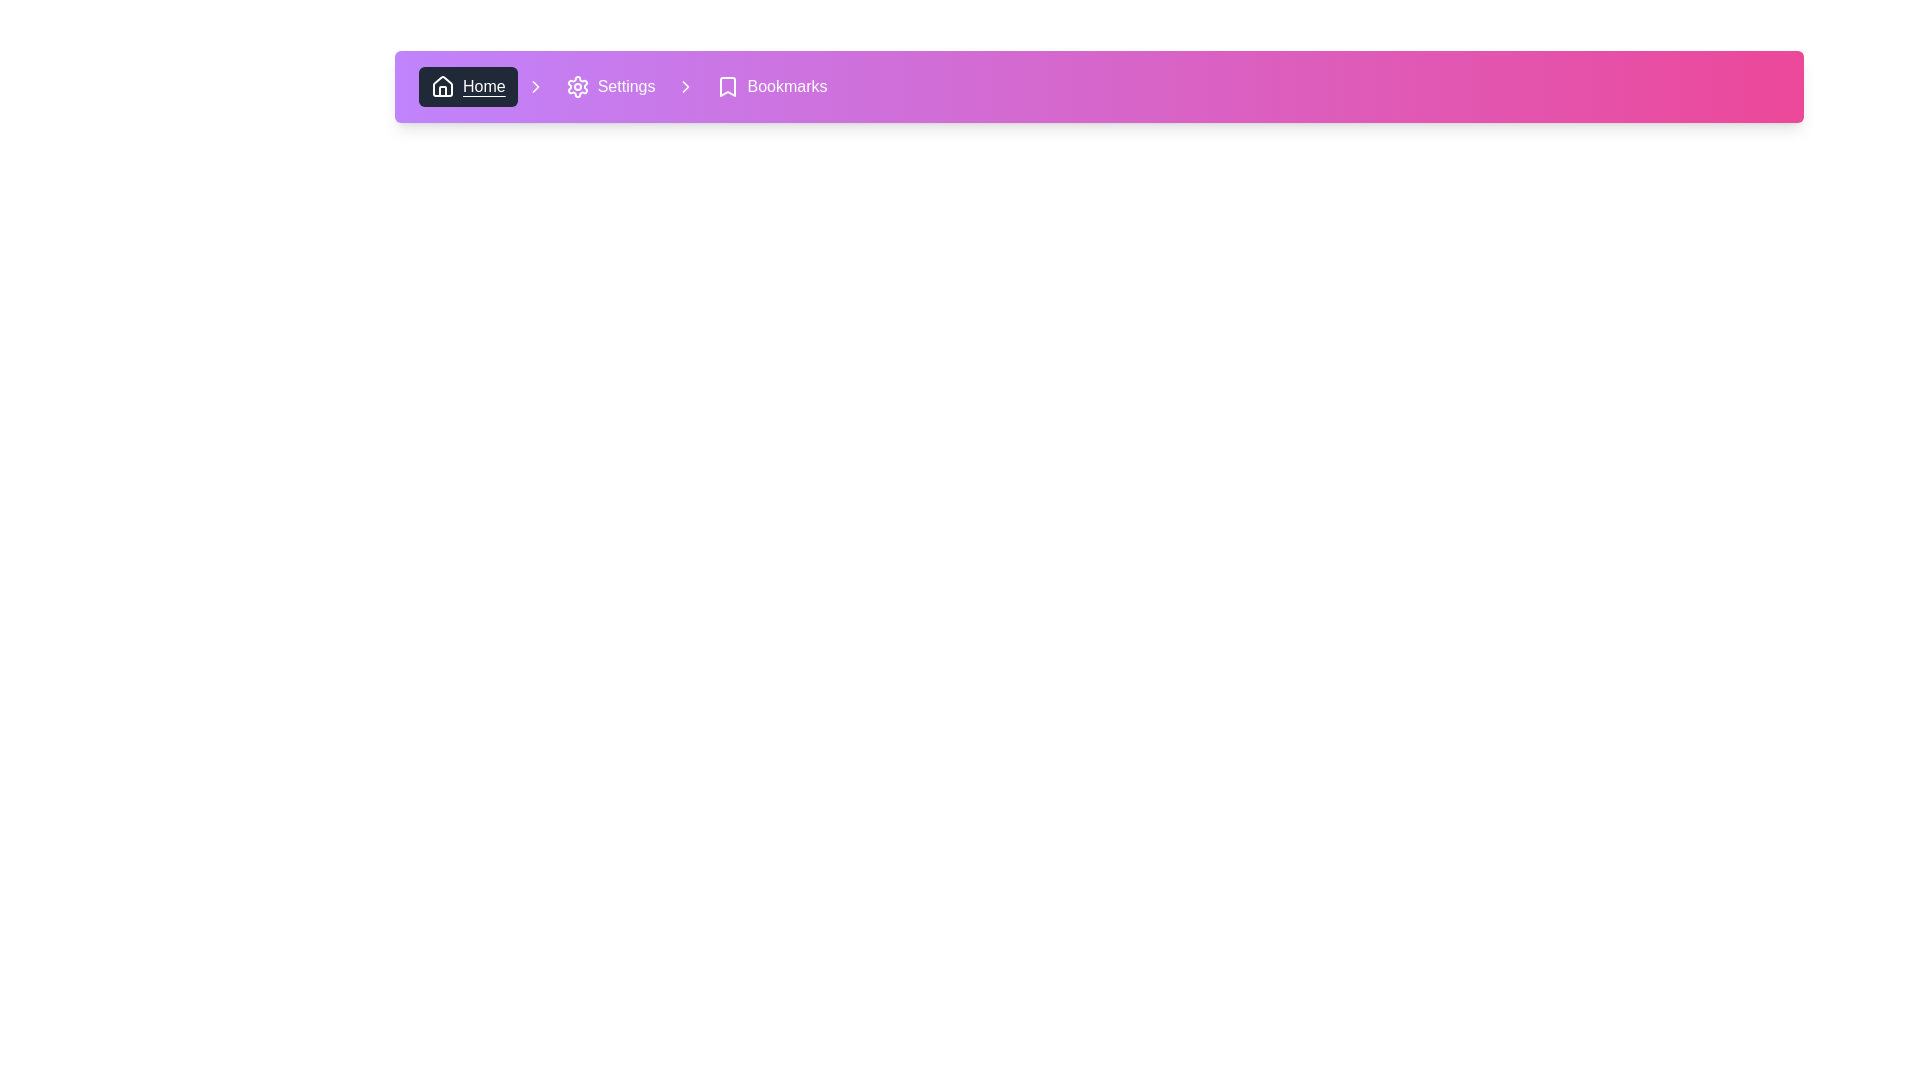  Describe the element at coordinates (441, 91) in the screenshot. I see `the decorative door element within the house icon in the first button labeled 'Home', located in the top-left corner of the header bar` at that location.